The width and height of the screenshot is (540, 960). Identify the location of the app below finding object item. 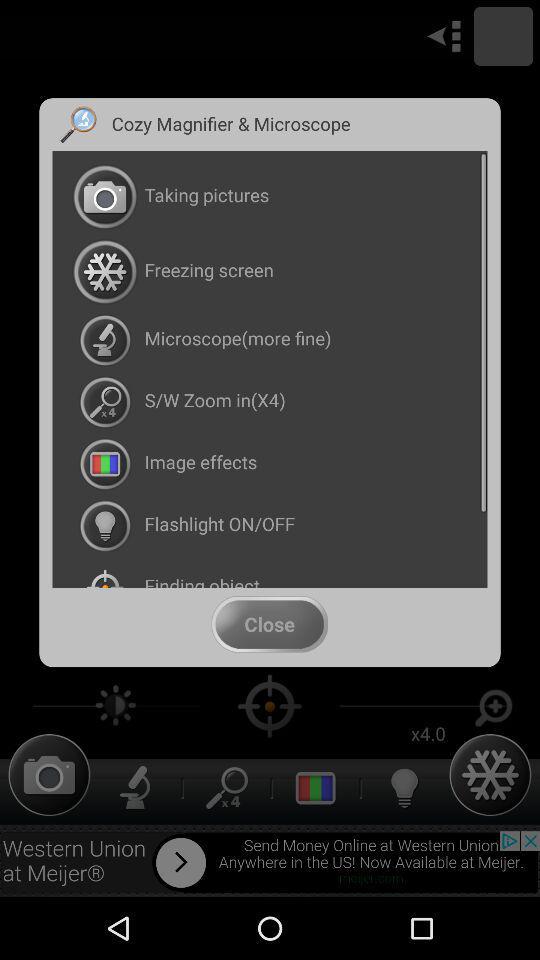
(269, 623).